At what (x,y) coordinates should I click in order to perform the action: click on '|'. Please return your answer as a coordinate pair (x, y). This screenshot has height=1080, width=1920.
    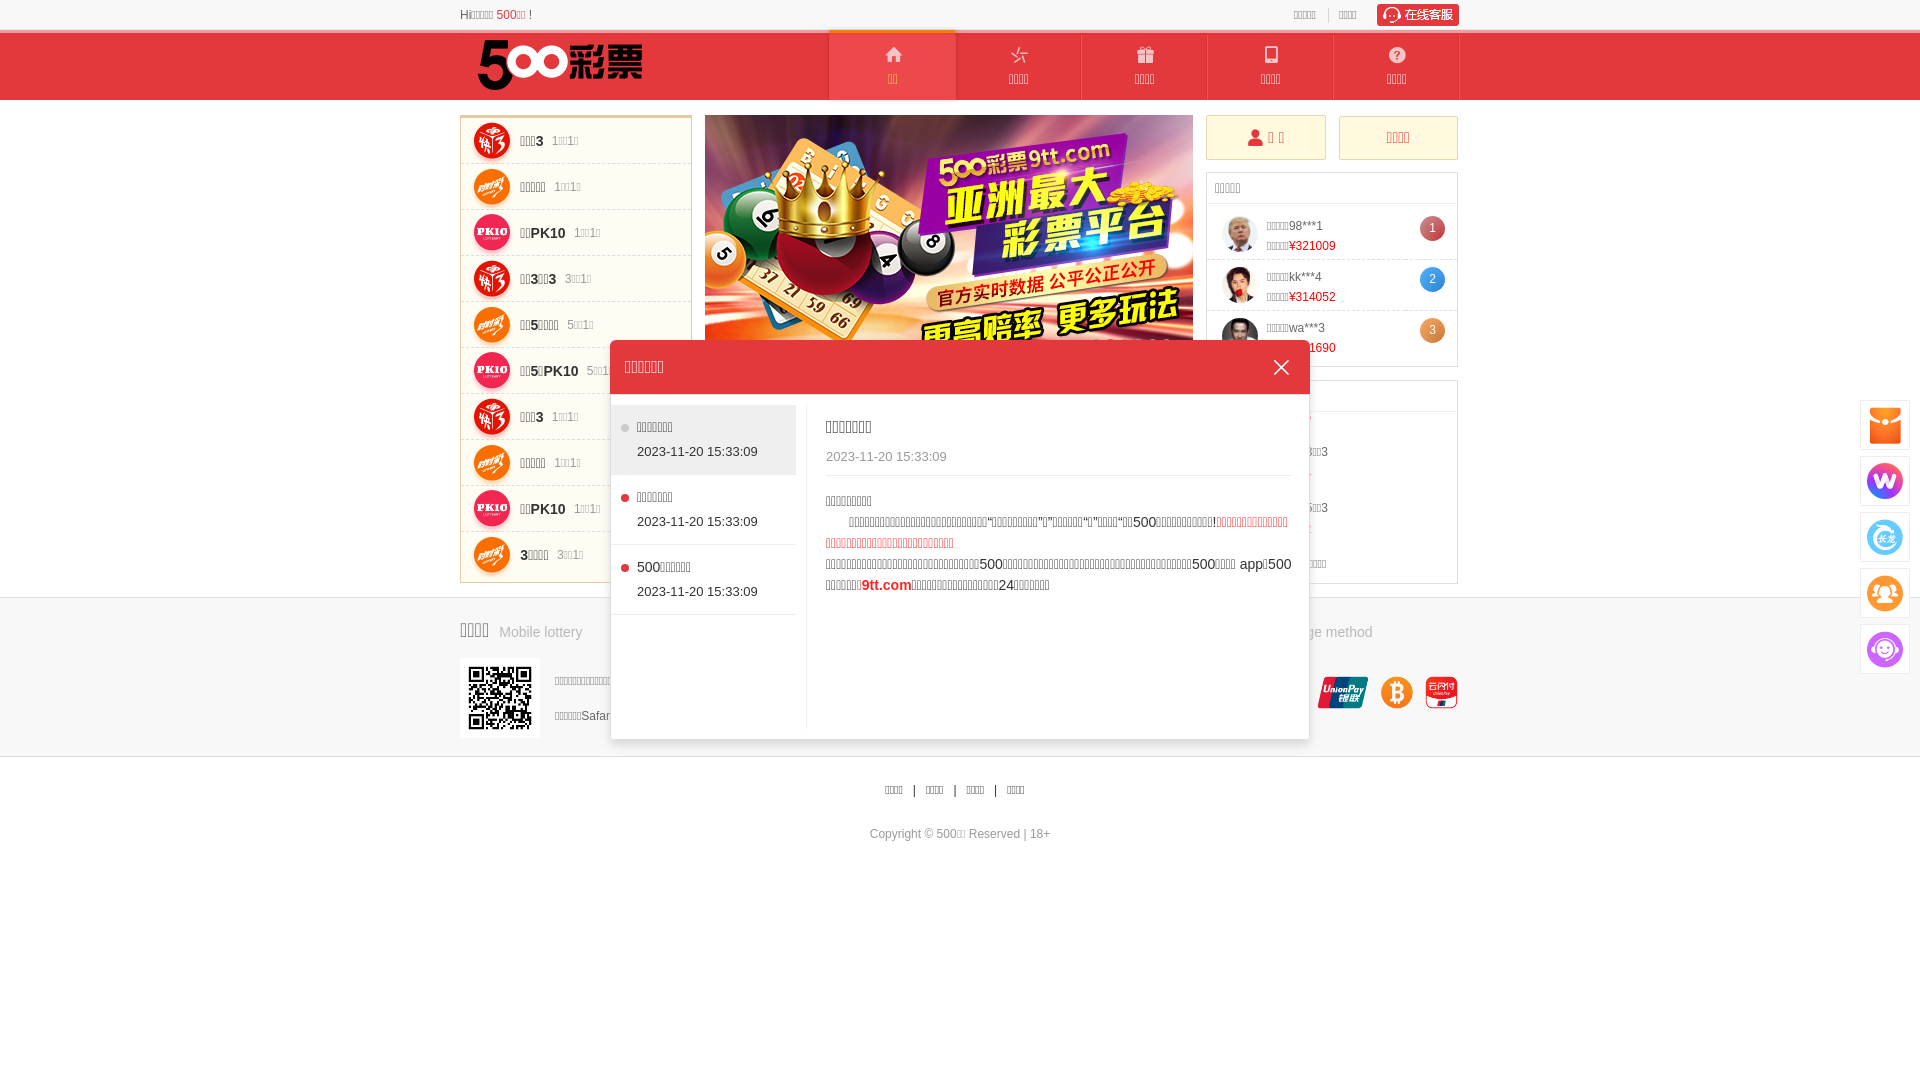
    Looking at the image, I should click on (953, 789).